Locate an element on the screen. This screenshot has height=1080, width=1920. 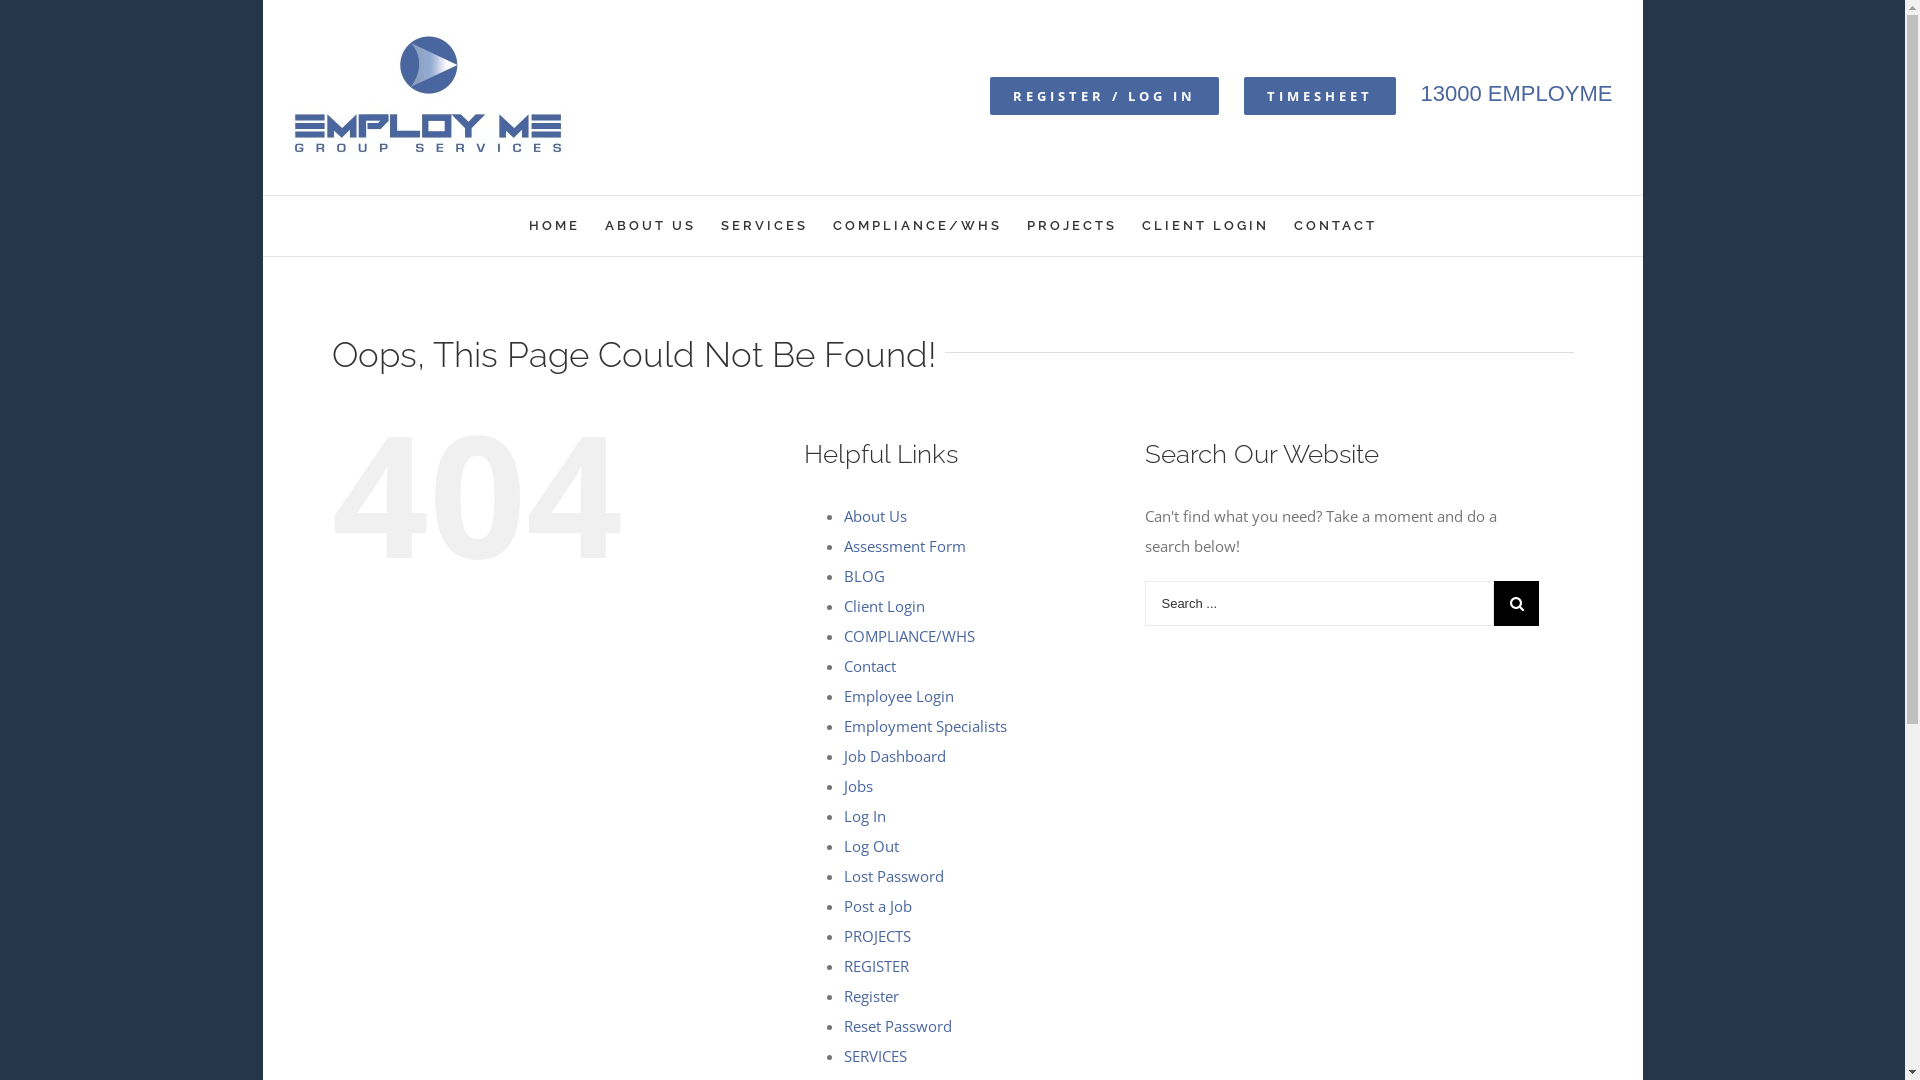
'Employment Specialists' is located at coordinates (924, 725).